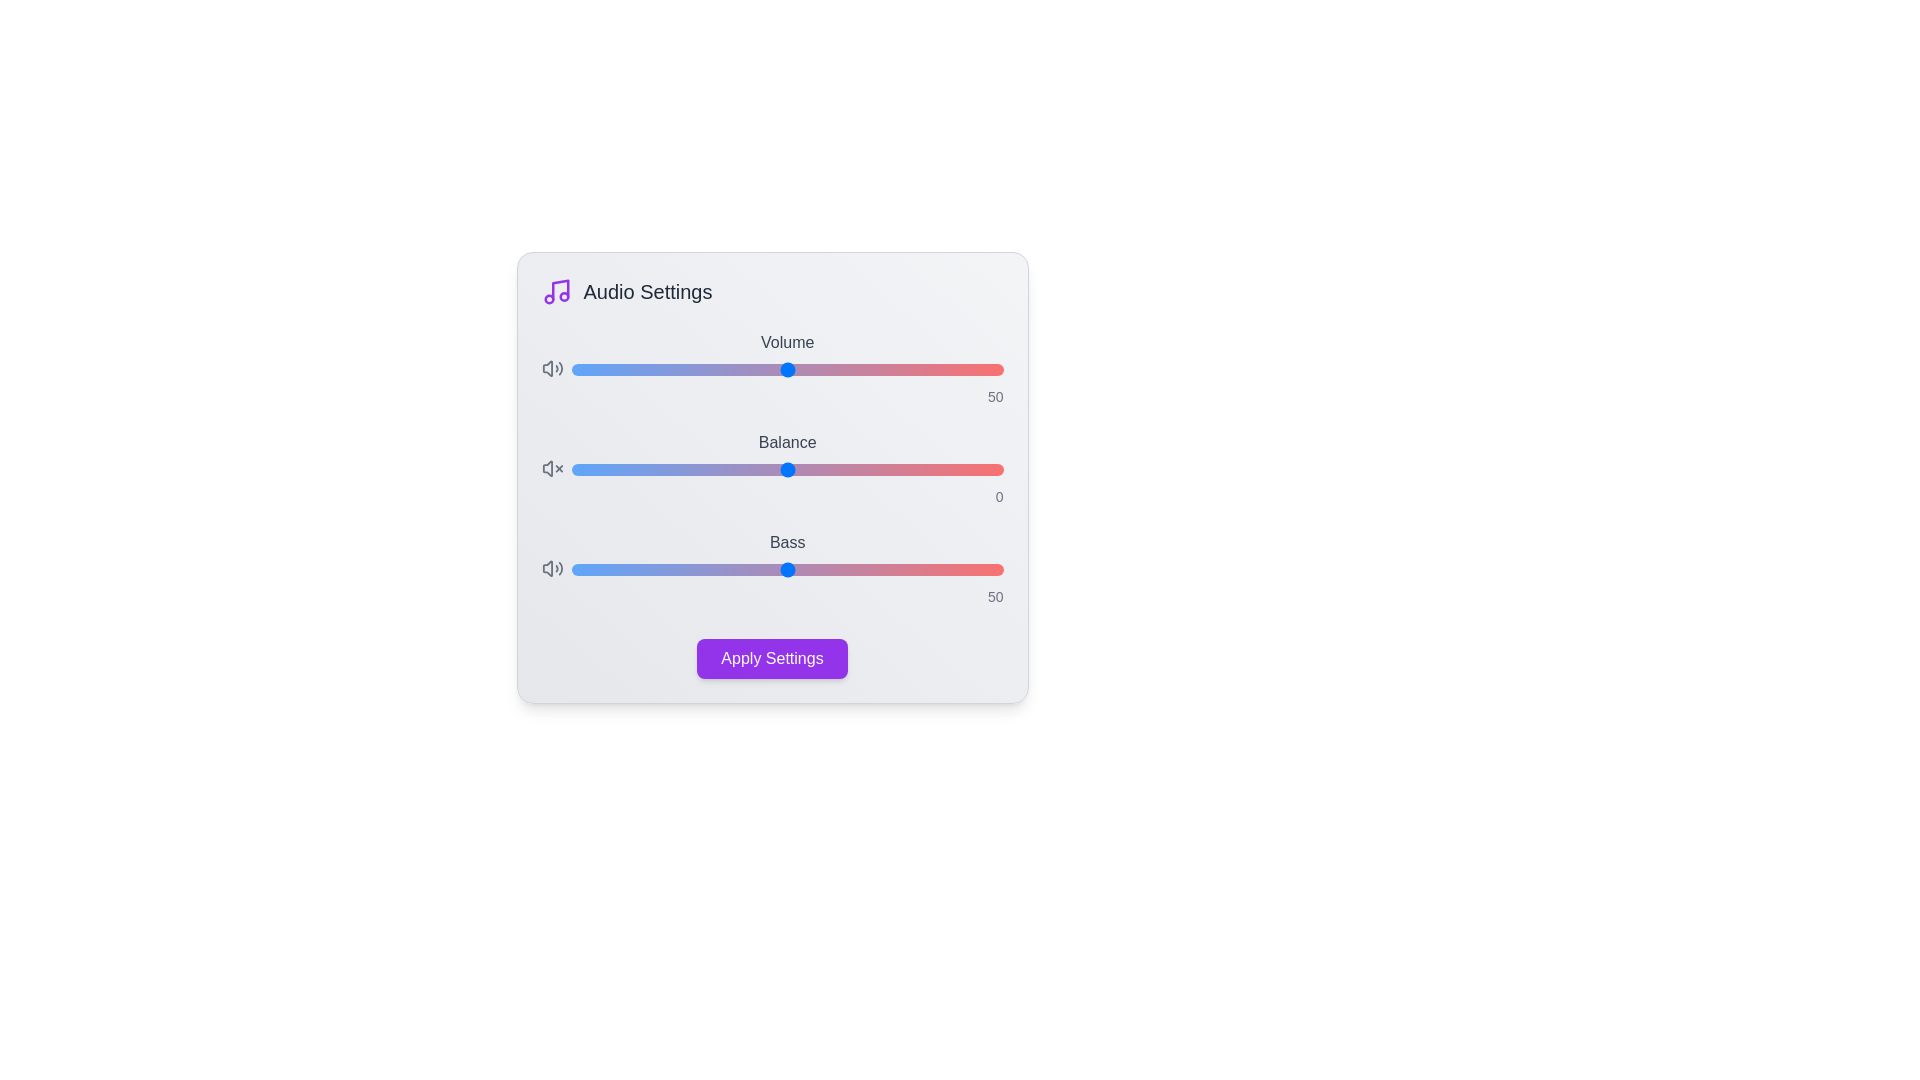 The image size is (1920, 1080). Describe the element at coordinates (701, 470) in the screenshot. I see `the 'Balance' slider to the specified value -20` at that location.